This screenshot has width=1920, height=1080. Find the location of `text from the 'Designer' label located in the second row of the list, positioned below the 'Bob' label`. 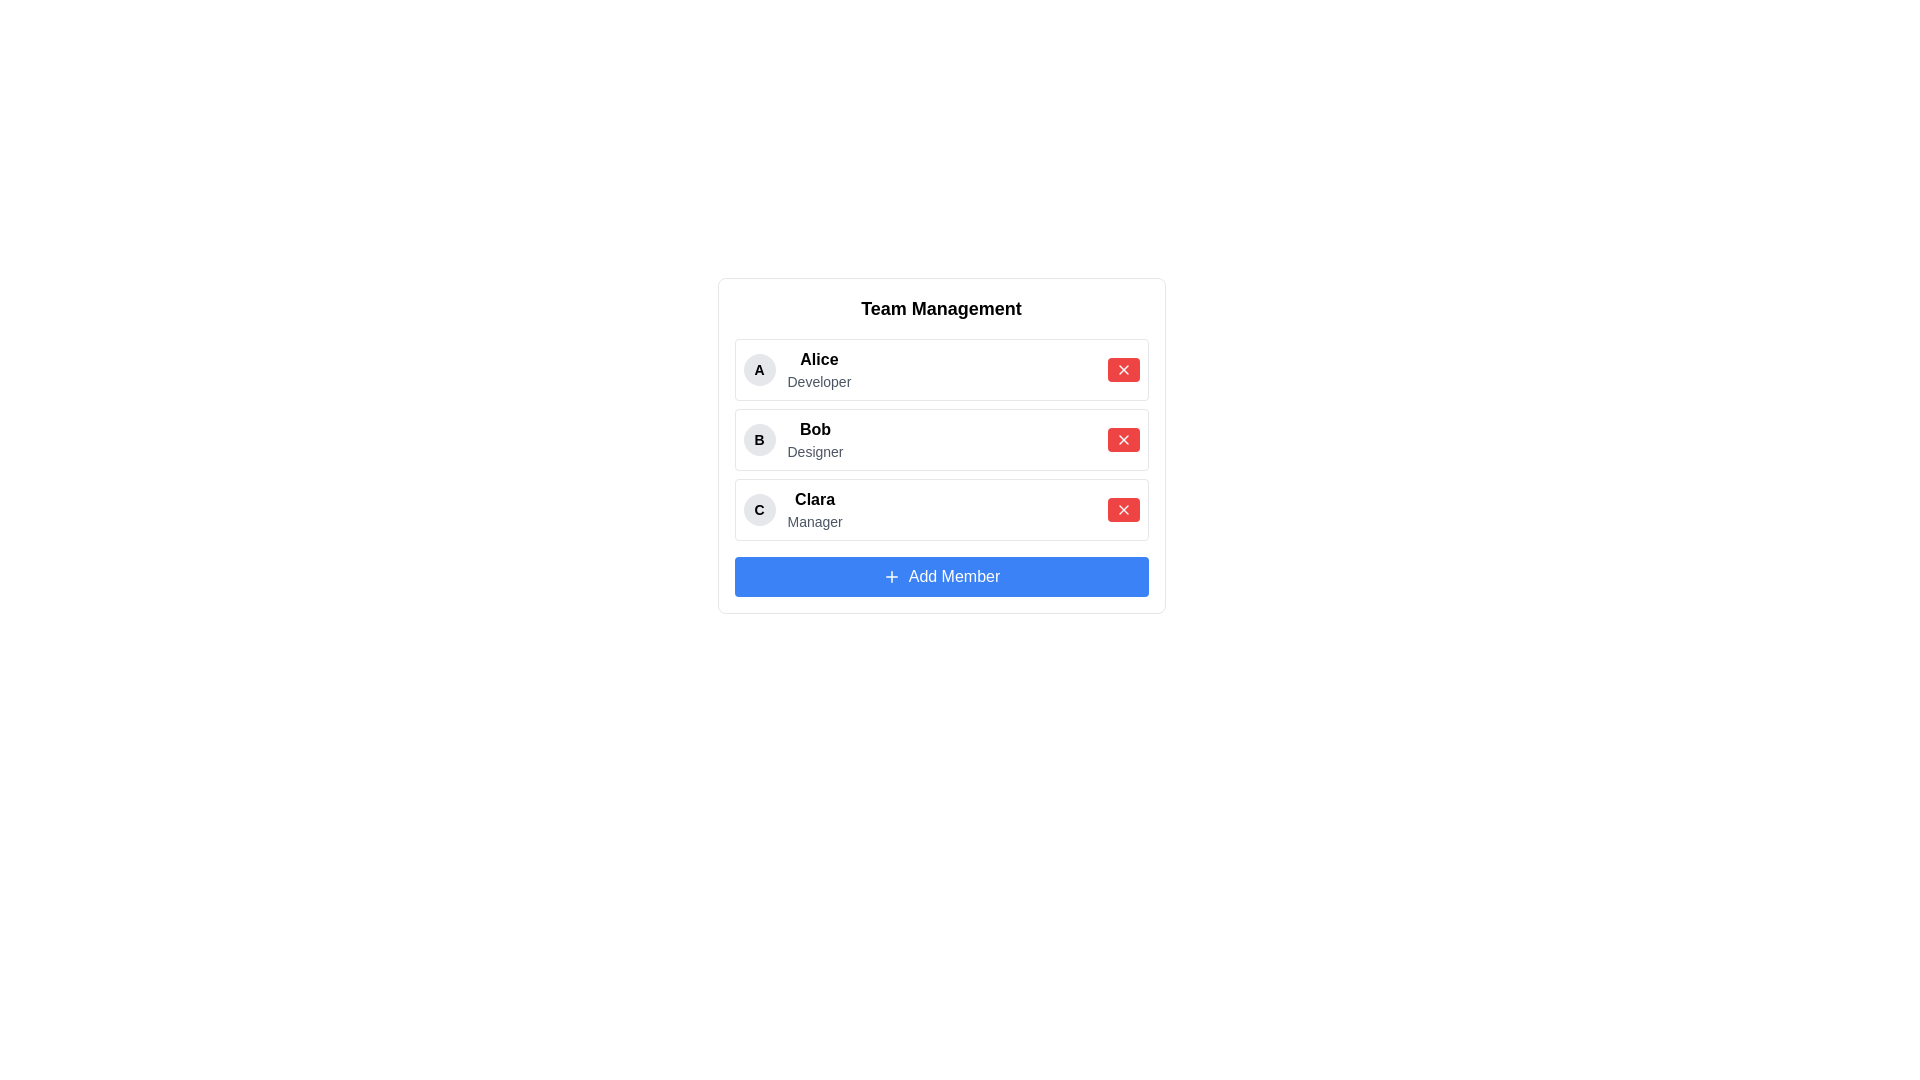

text from the 'Designer' label located in the second row of the list, positioned below the 'Bob' label is located at coordinates (815, 451).